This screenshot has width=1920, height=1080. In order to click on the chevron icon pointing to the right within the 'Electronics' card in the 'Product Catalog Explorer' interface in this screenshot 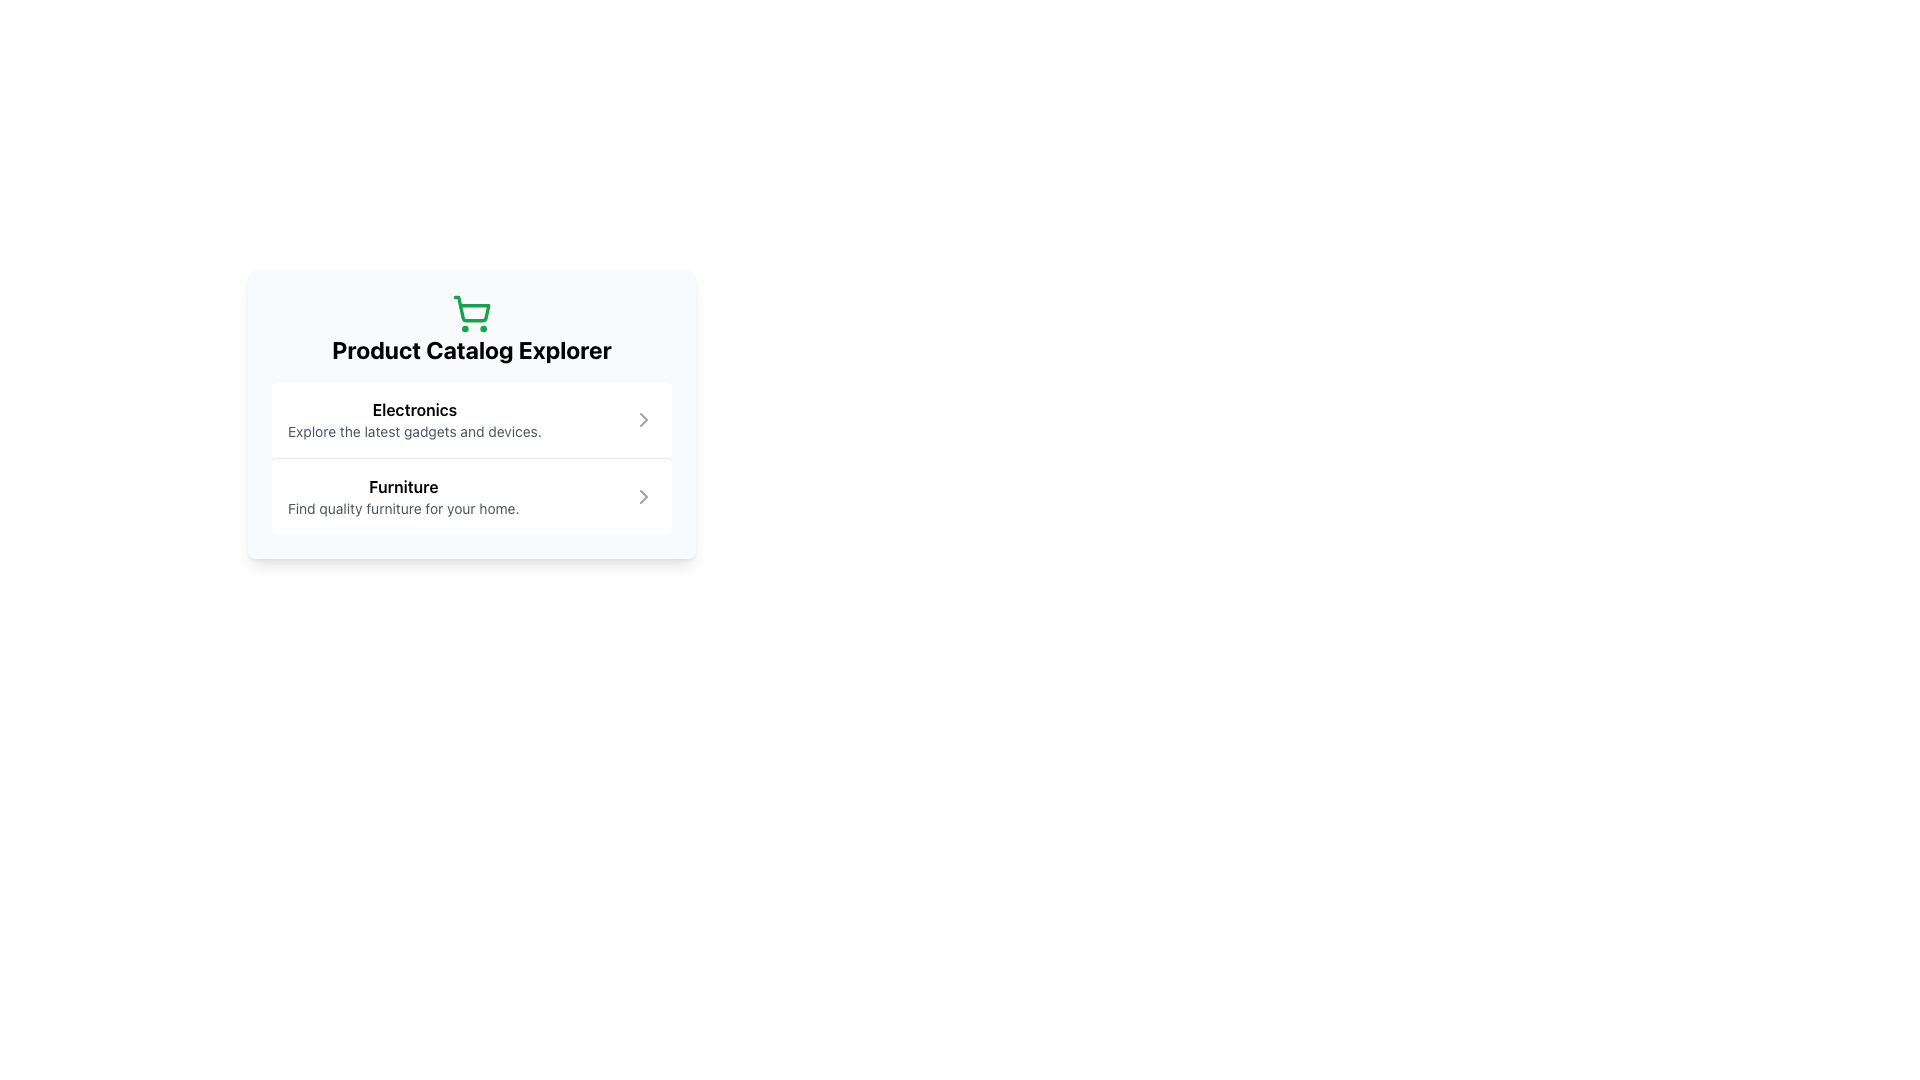, I will do `click(643, 419)`.